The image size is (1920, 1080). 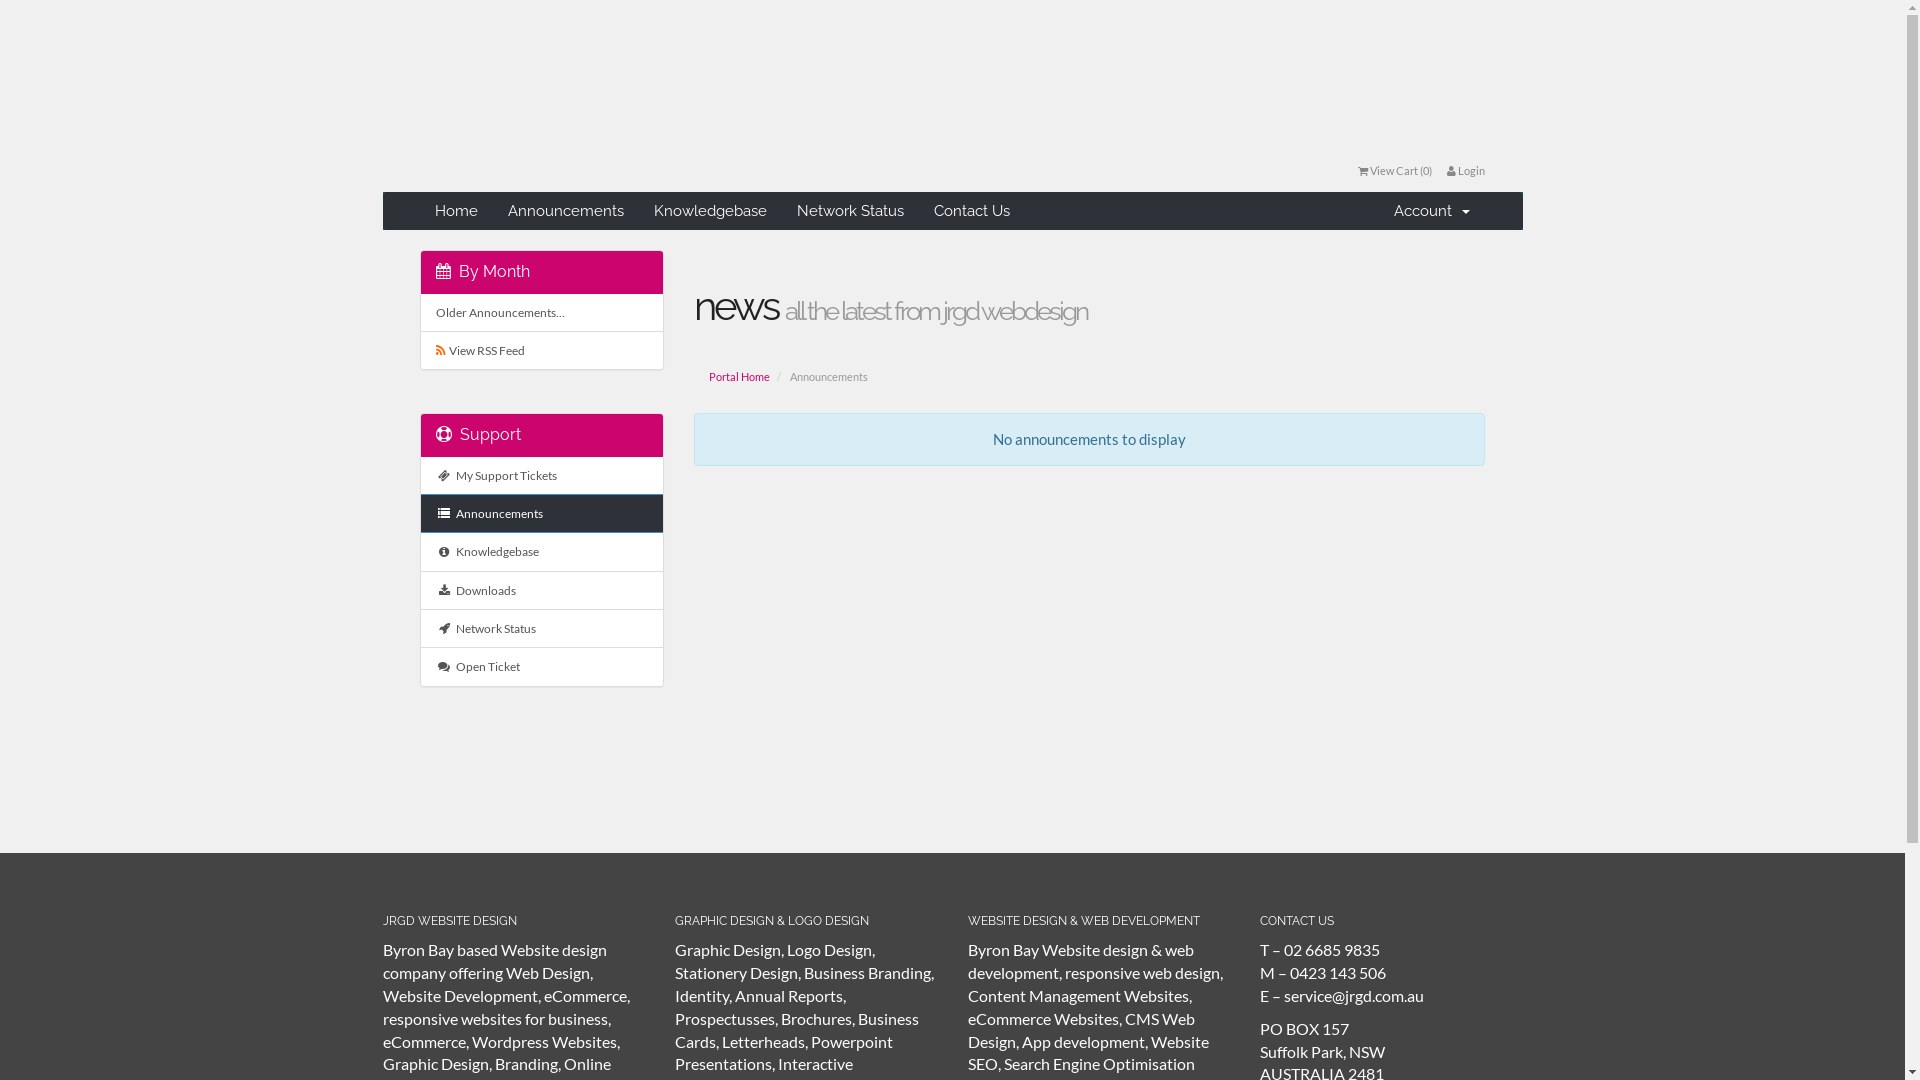 I want to click on 'Account  ', so click(x=1430, y=211).